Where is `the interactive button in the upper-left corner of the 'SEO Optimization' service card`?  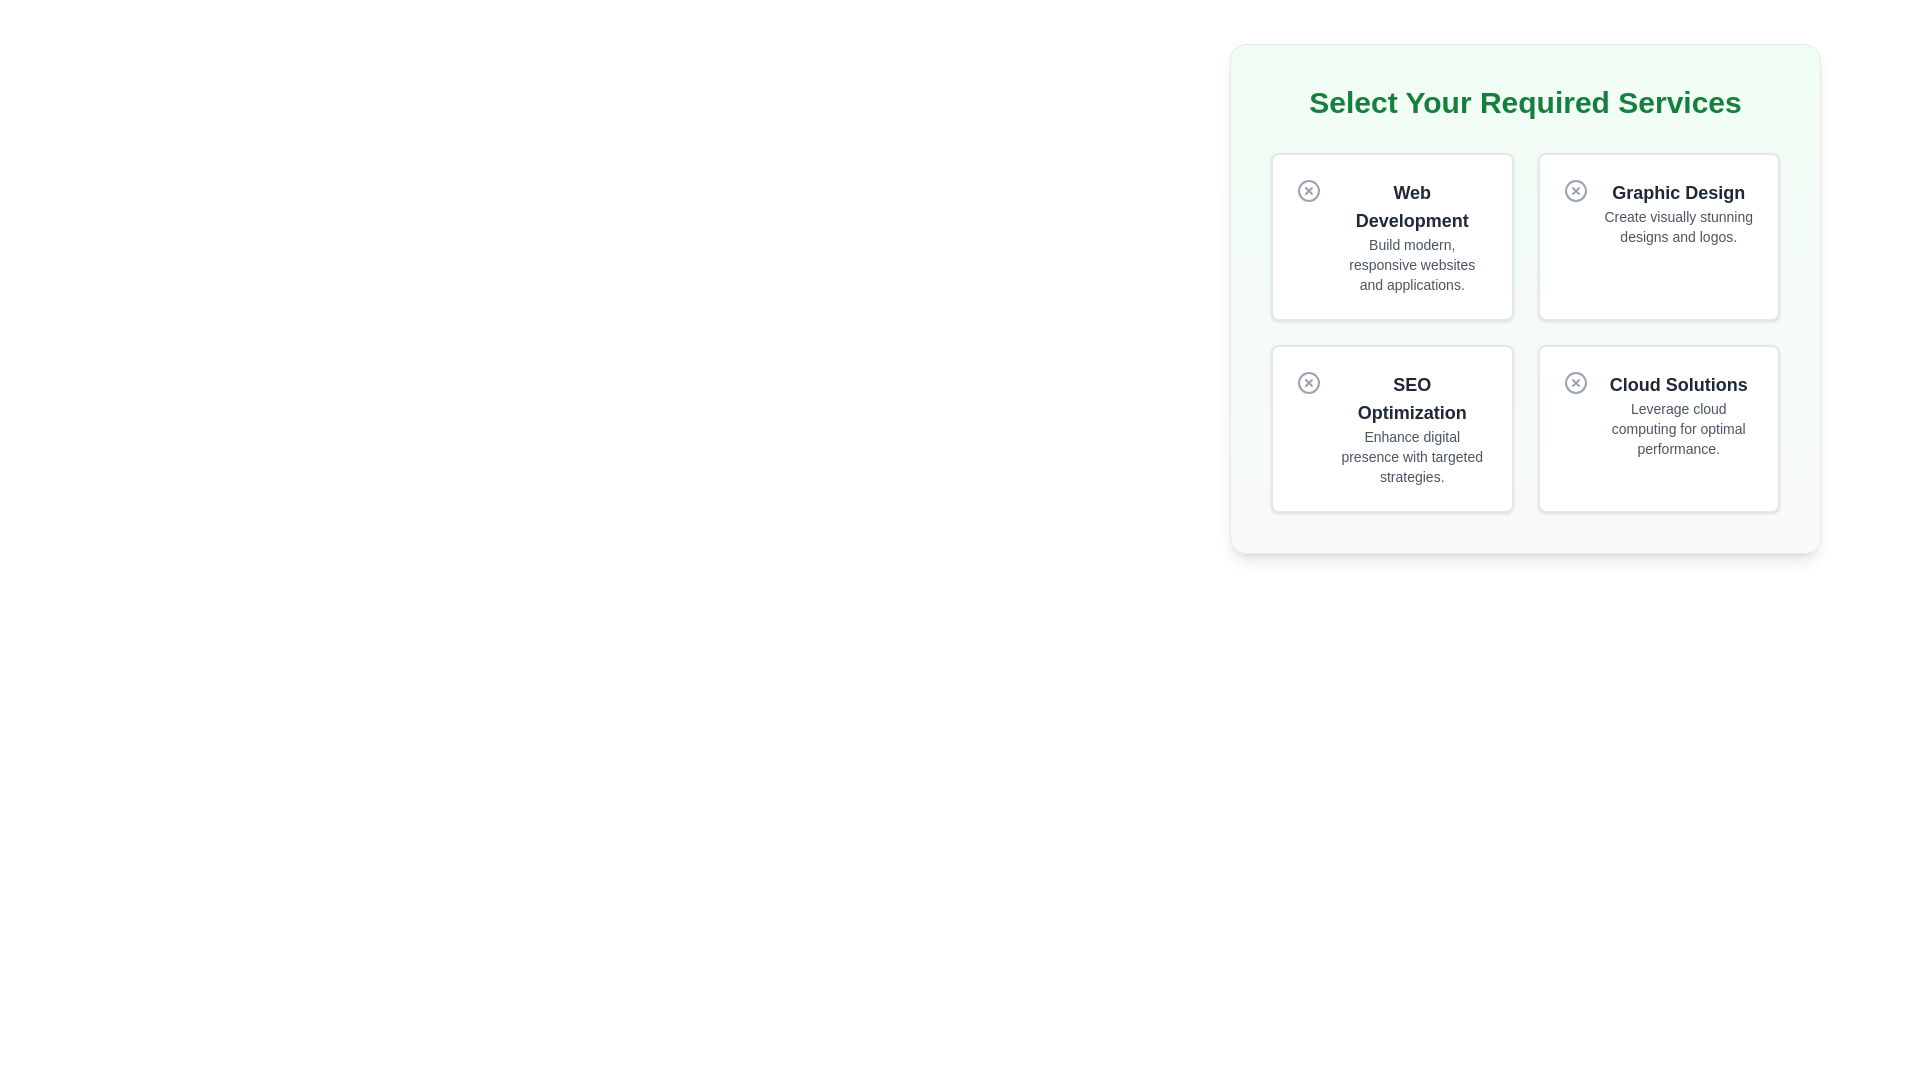
the interactive button in the upper-left corner of the 'SEO Optimization' service card is located at coordinates (1309, 382).